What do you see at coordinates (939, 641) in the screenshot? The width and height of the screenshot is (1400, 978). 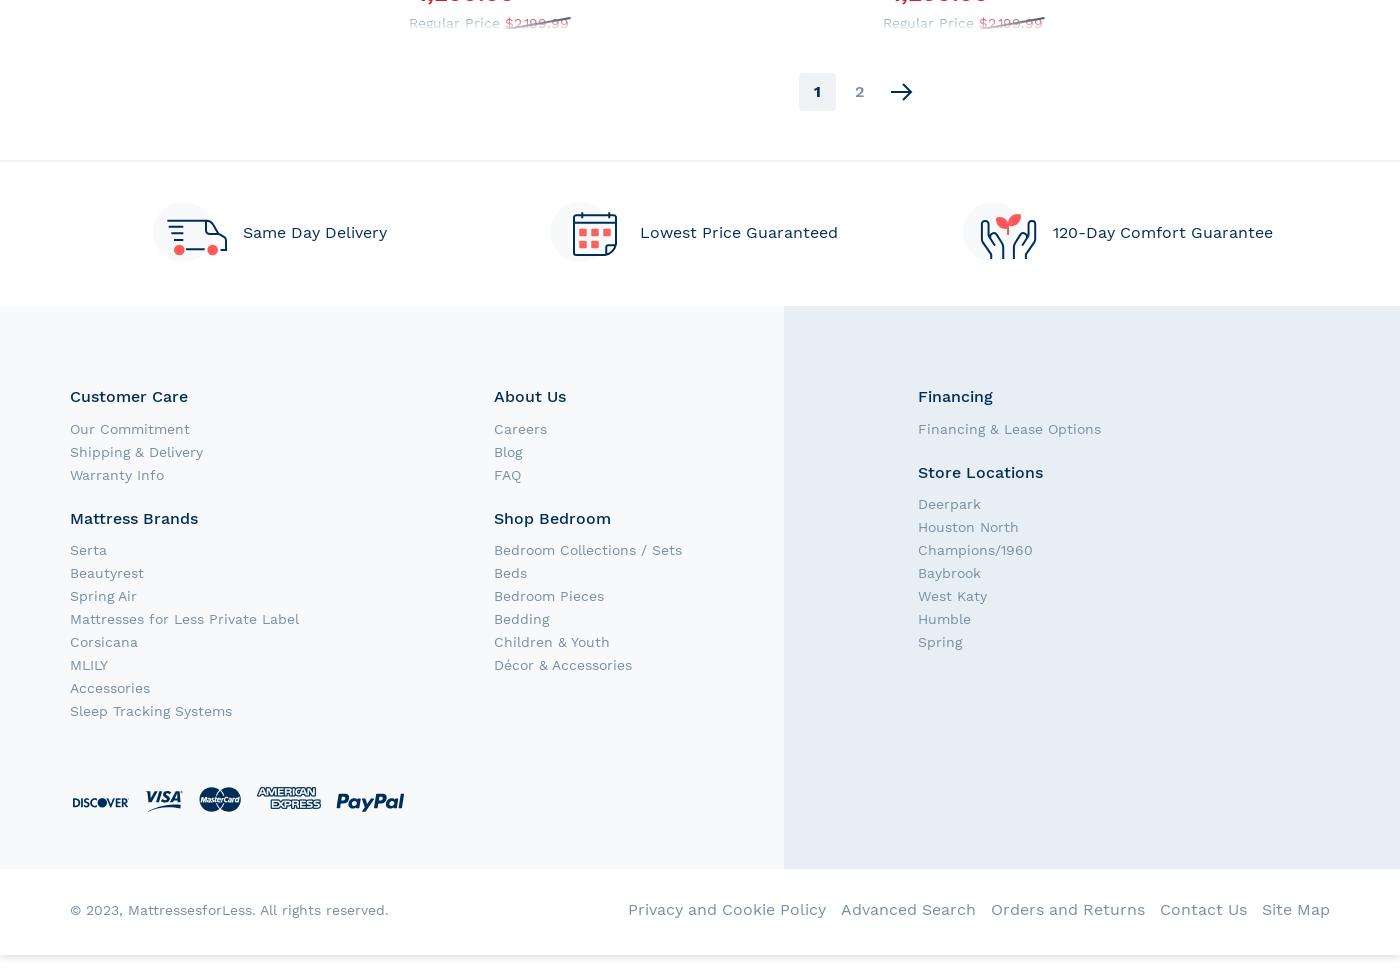 I see `'Spring'` at bounding box center [939, 641].